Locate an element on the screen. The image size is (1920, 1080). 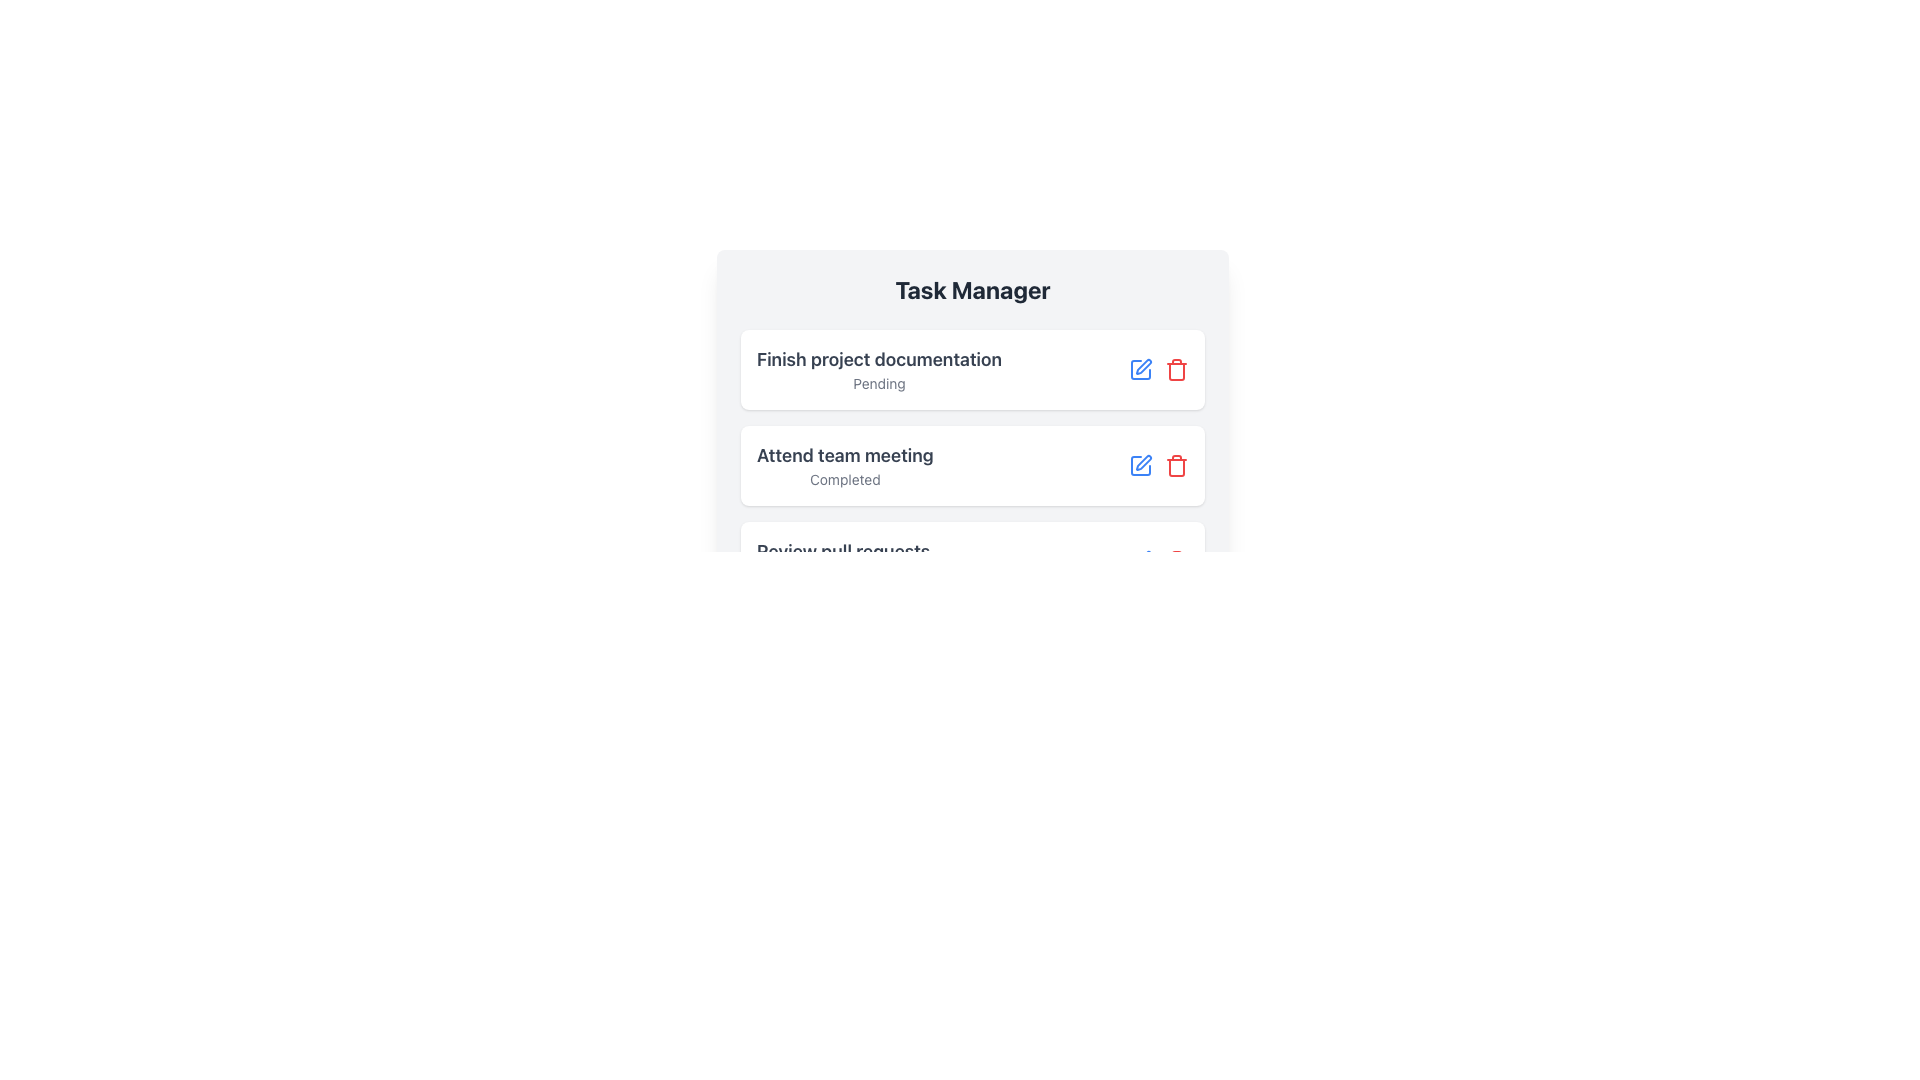
the trash can icon button located in the second task list item is located at coordinates (1176, 466).